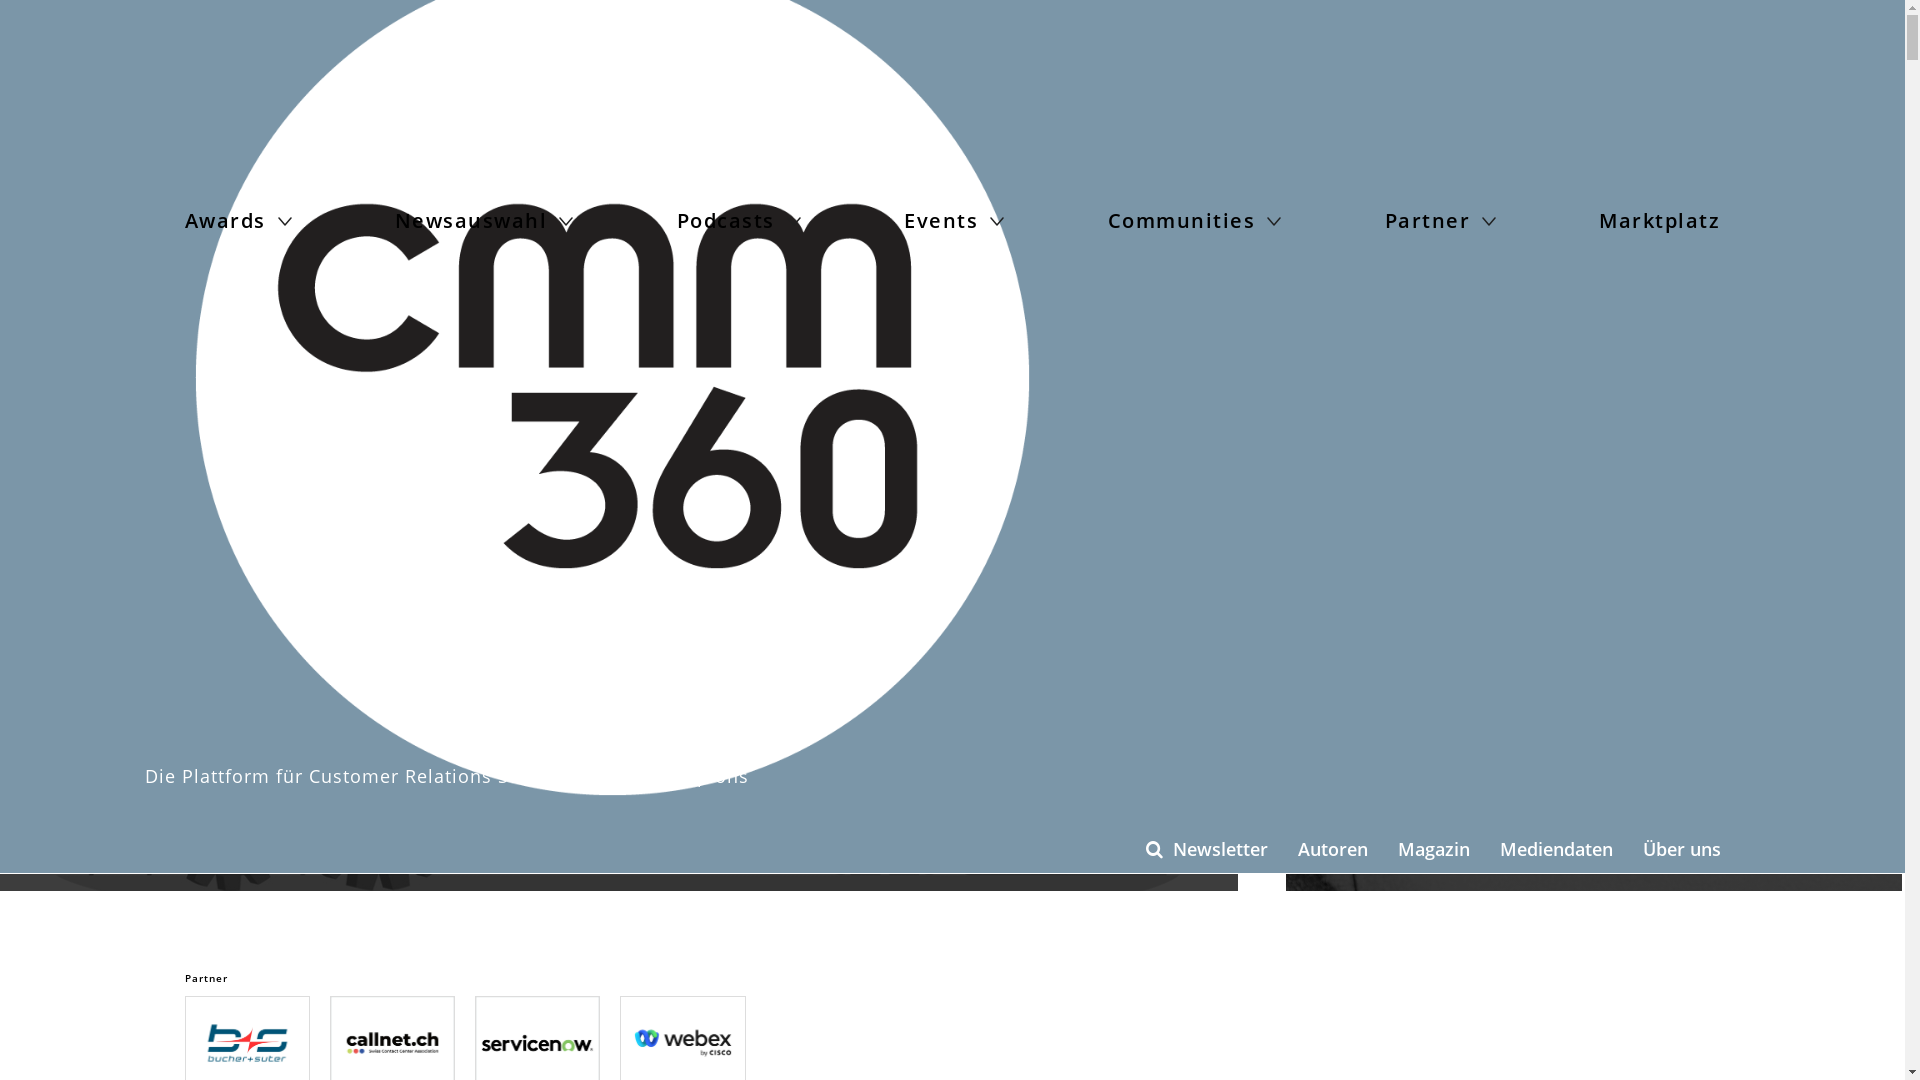  What do you see at coordinates (240, 220) in the screenshot?
I see `'Awards'` at bounding box center [240, 220].